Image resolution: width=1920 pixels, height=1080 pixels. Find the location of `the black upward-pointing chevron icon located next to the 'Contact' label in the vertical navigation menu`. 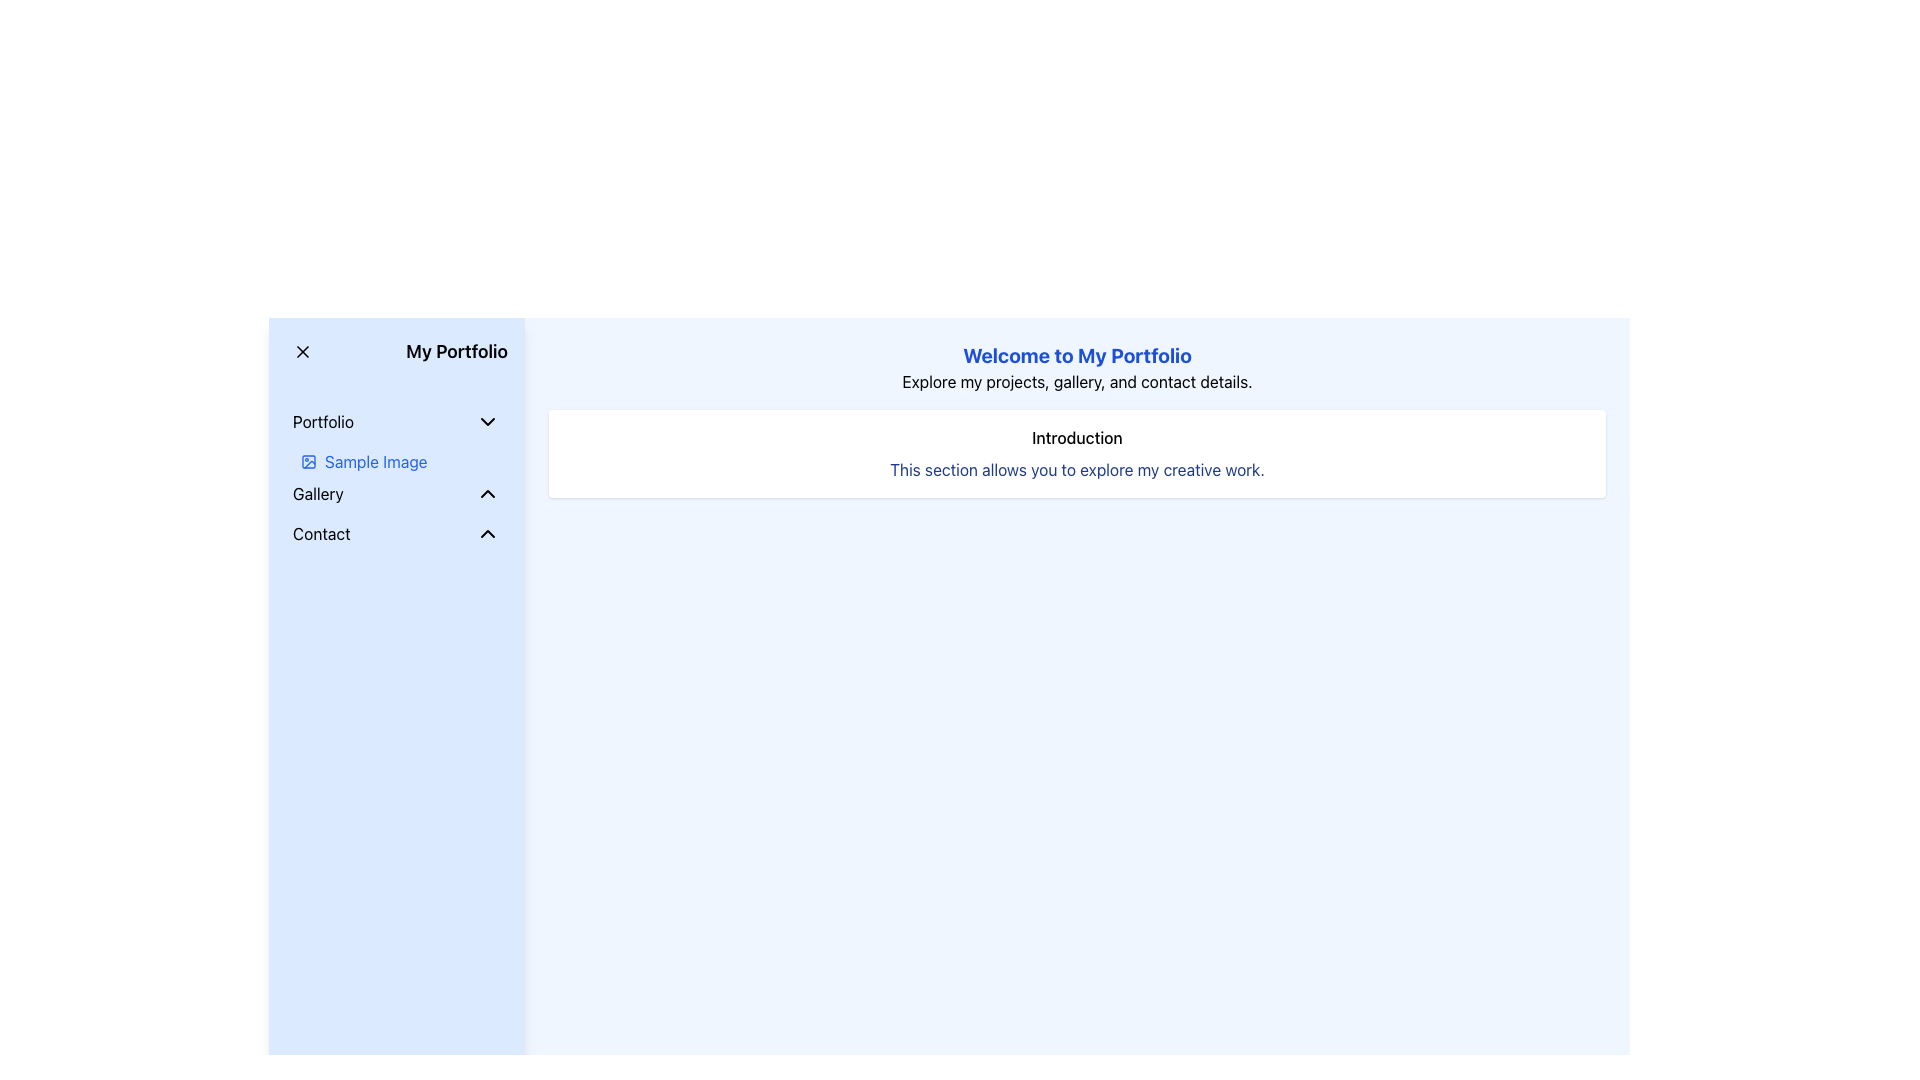

the black upward-pointing chevron icon located next to the 'Contact' label in the vertical navigation menu is located at coordinates (488, 532).